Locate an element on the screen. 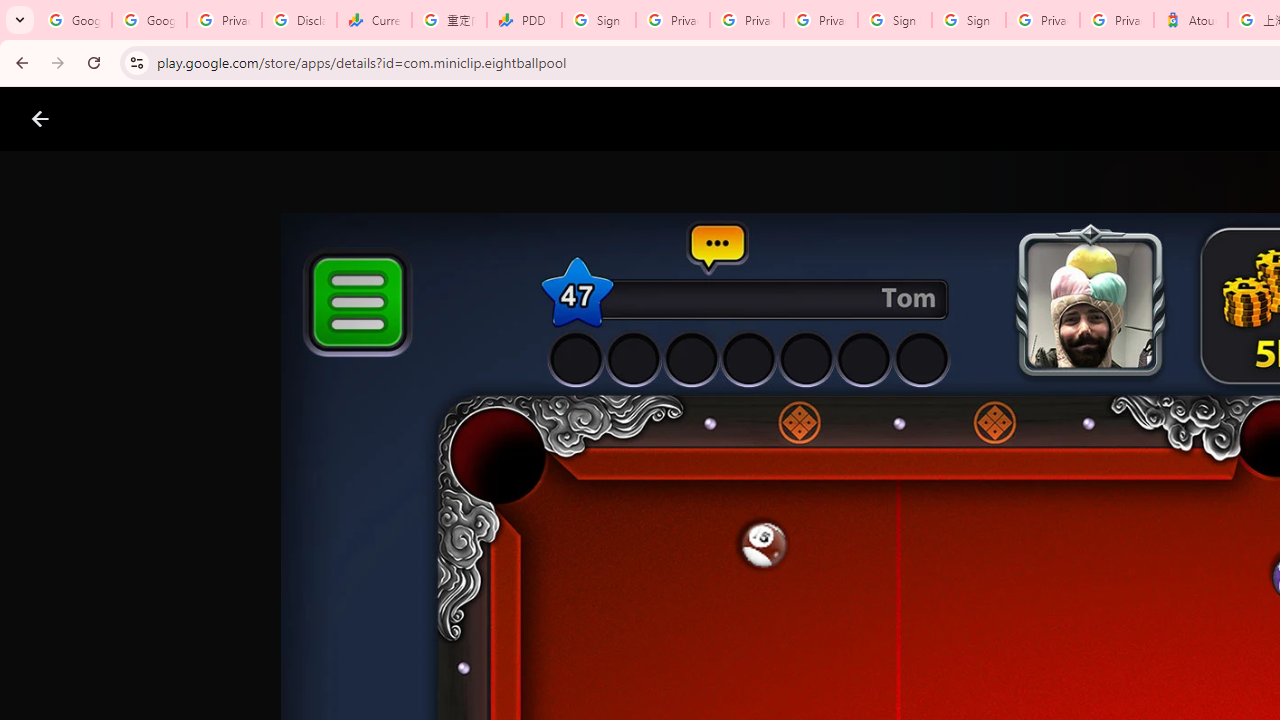  'Google Workspace Admin Community' is located at coordinates (74, 20).